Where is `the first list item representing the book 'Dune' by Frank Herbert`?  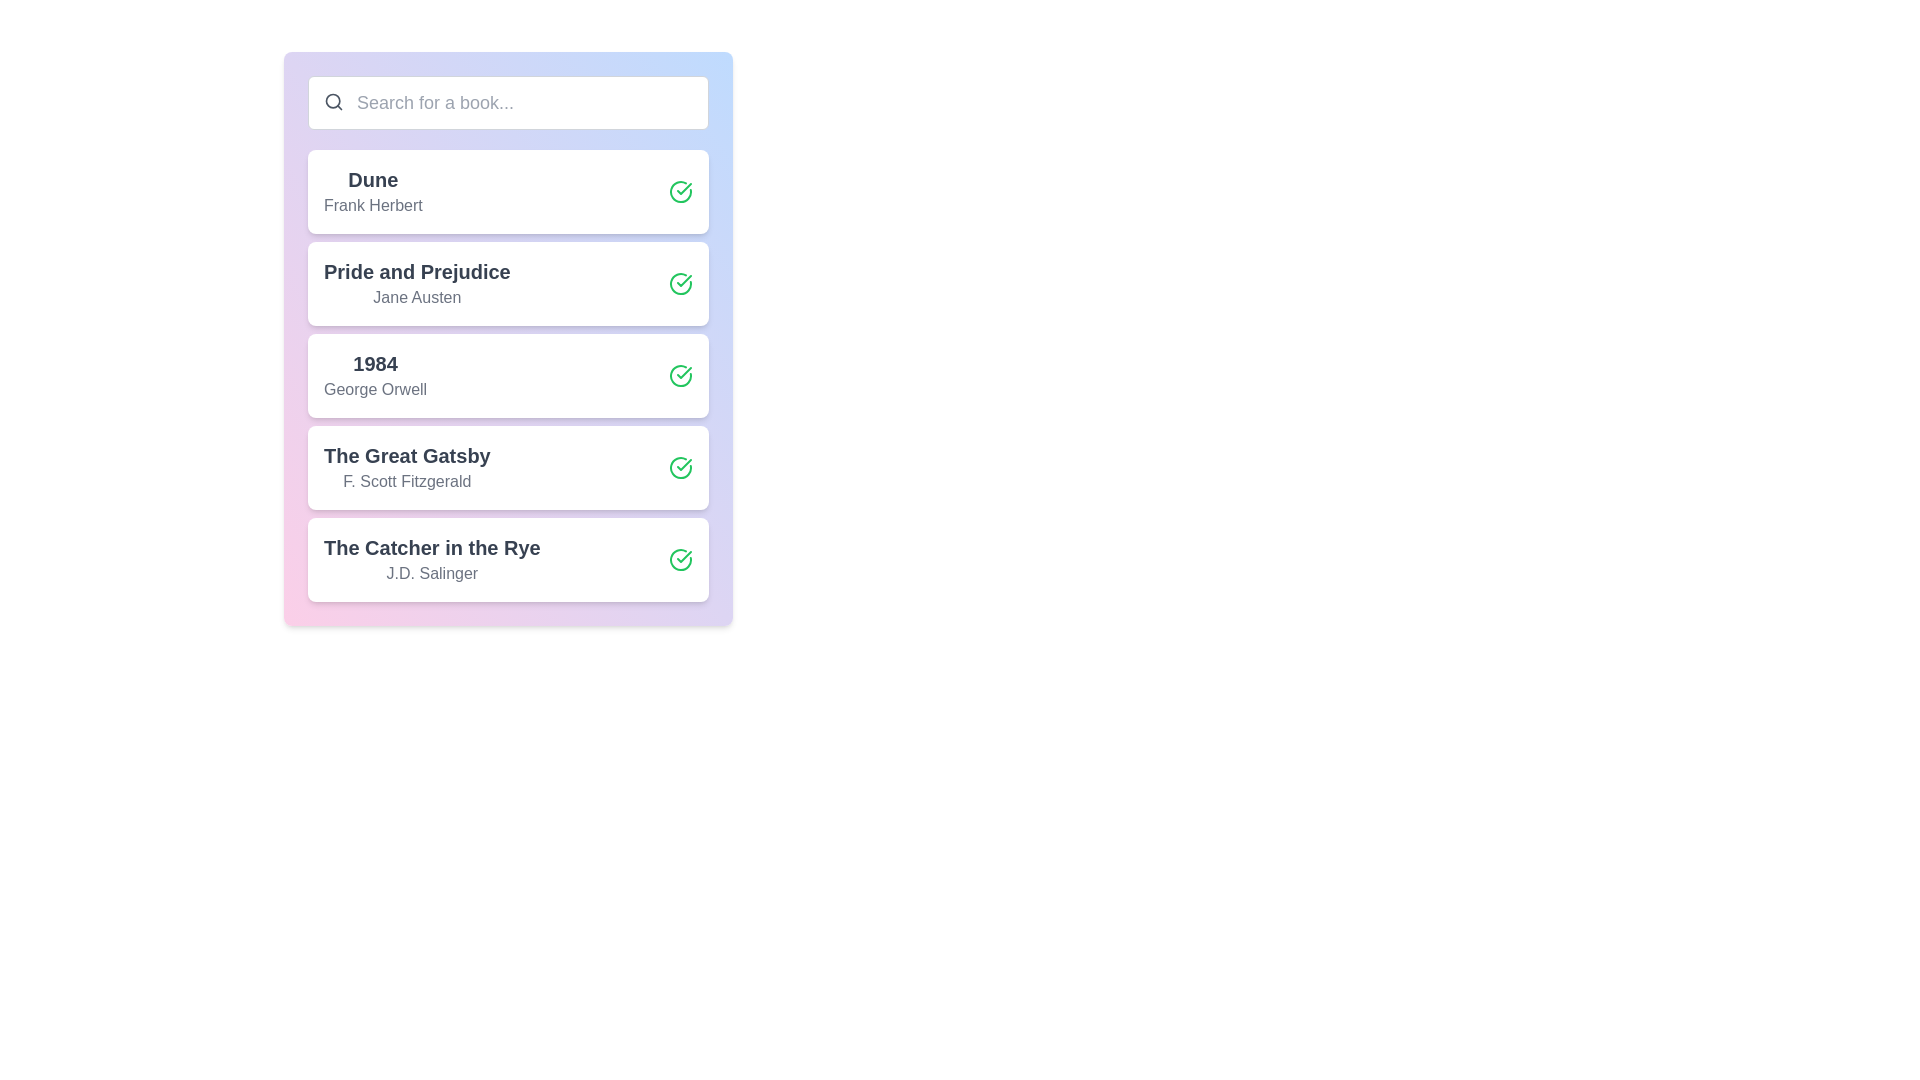
the first list item representing the book 'Dune' by Frank Herbert is located at coordinates (508, 192).